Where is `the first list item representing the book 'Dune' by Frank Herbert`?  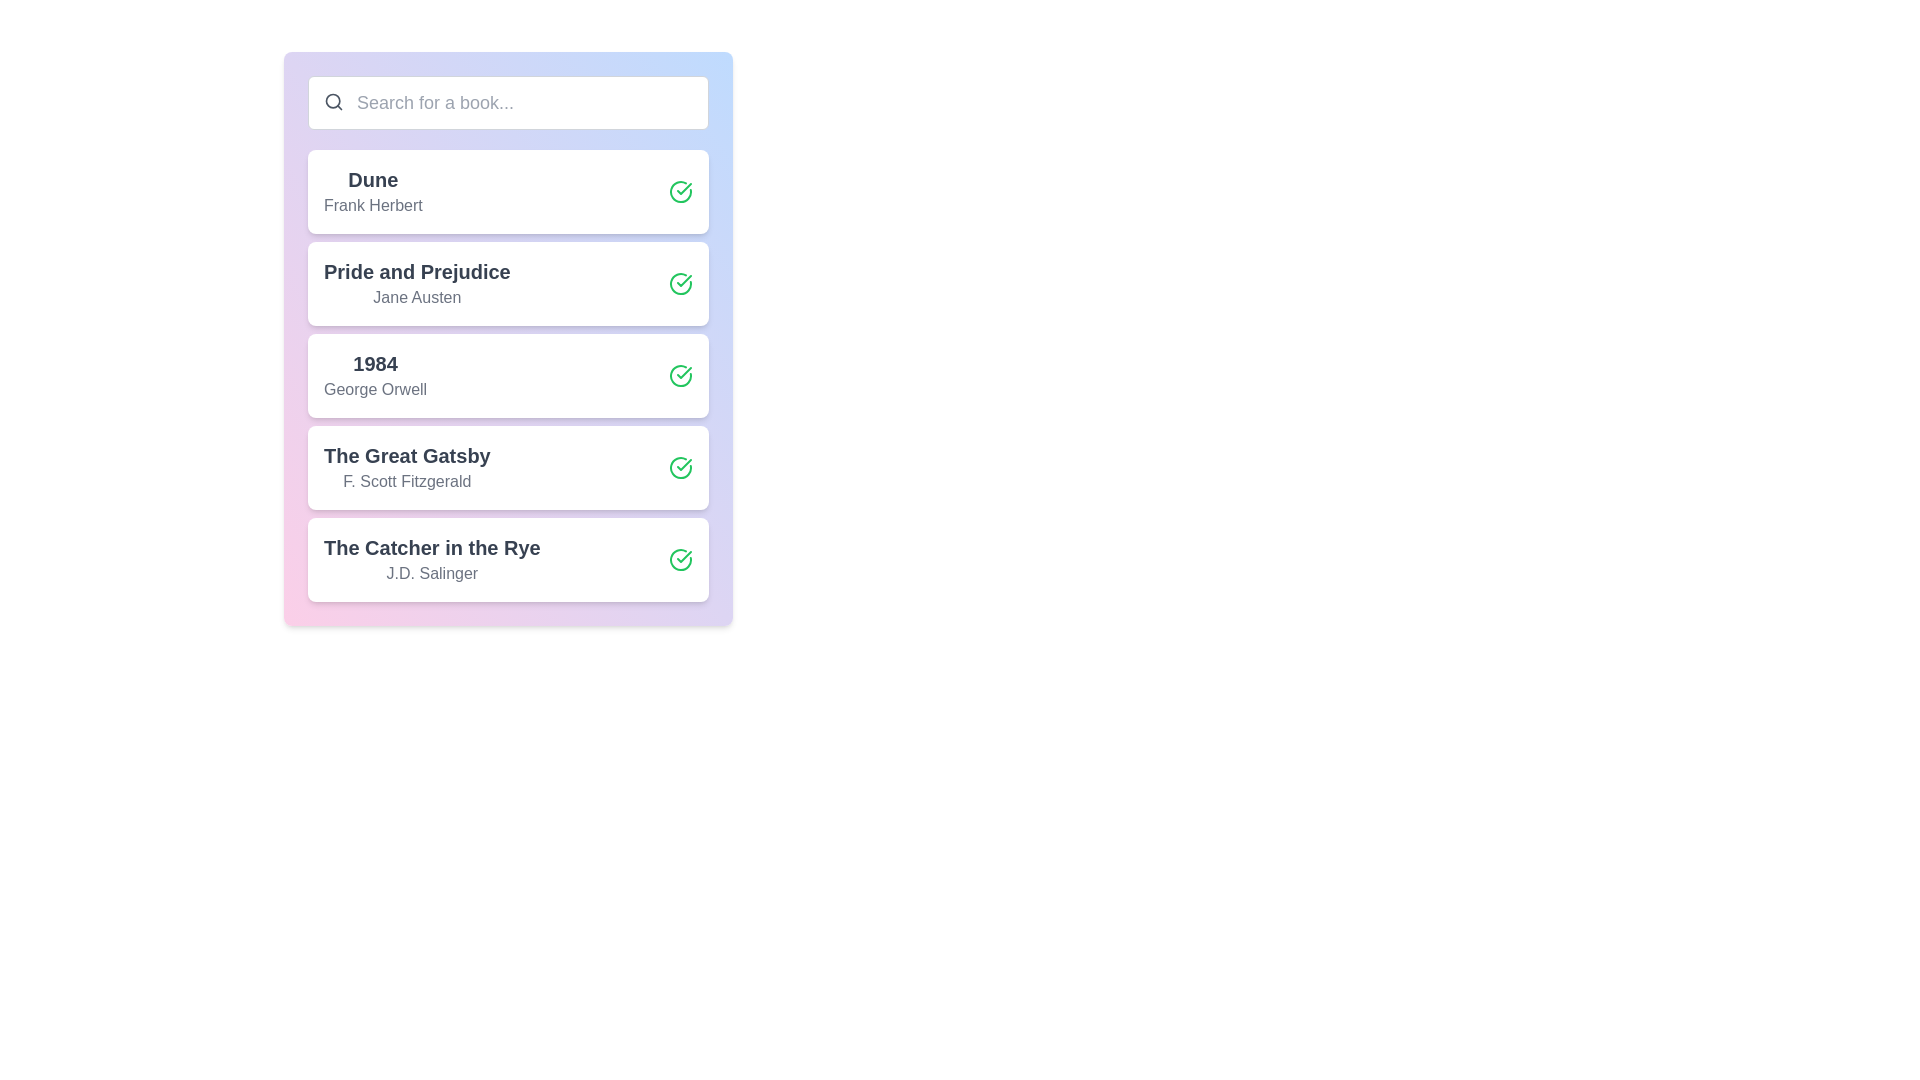
the first list item representing the book 'Dune' by Frank Herbert is located at coordinates (508, 192).